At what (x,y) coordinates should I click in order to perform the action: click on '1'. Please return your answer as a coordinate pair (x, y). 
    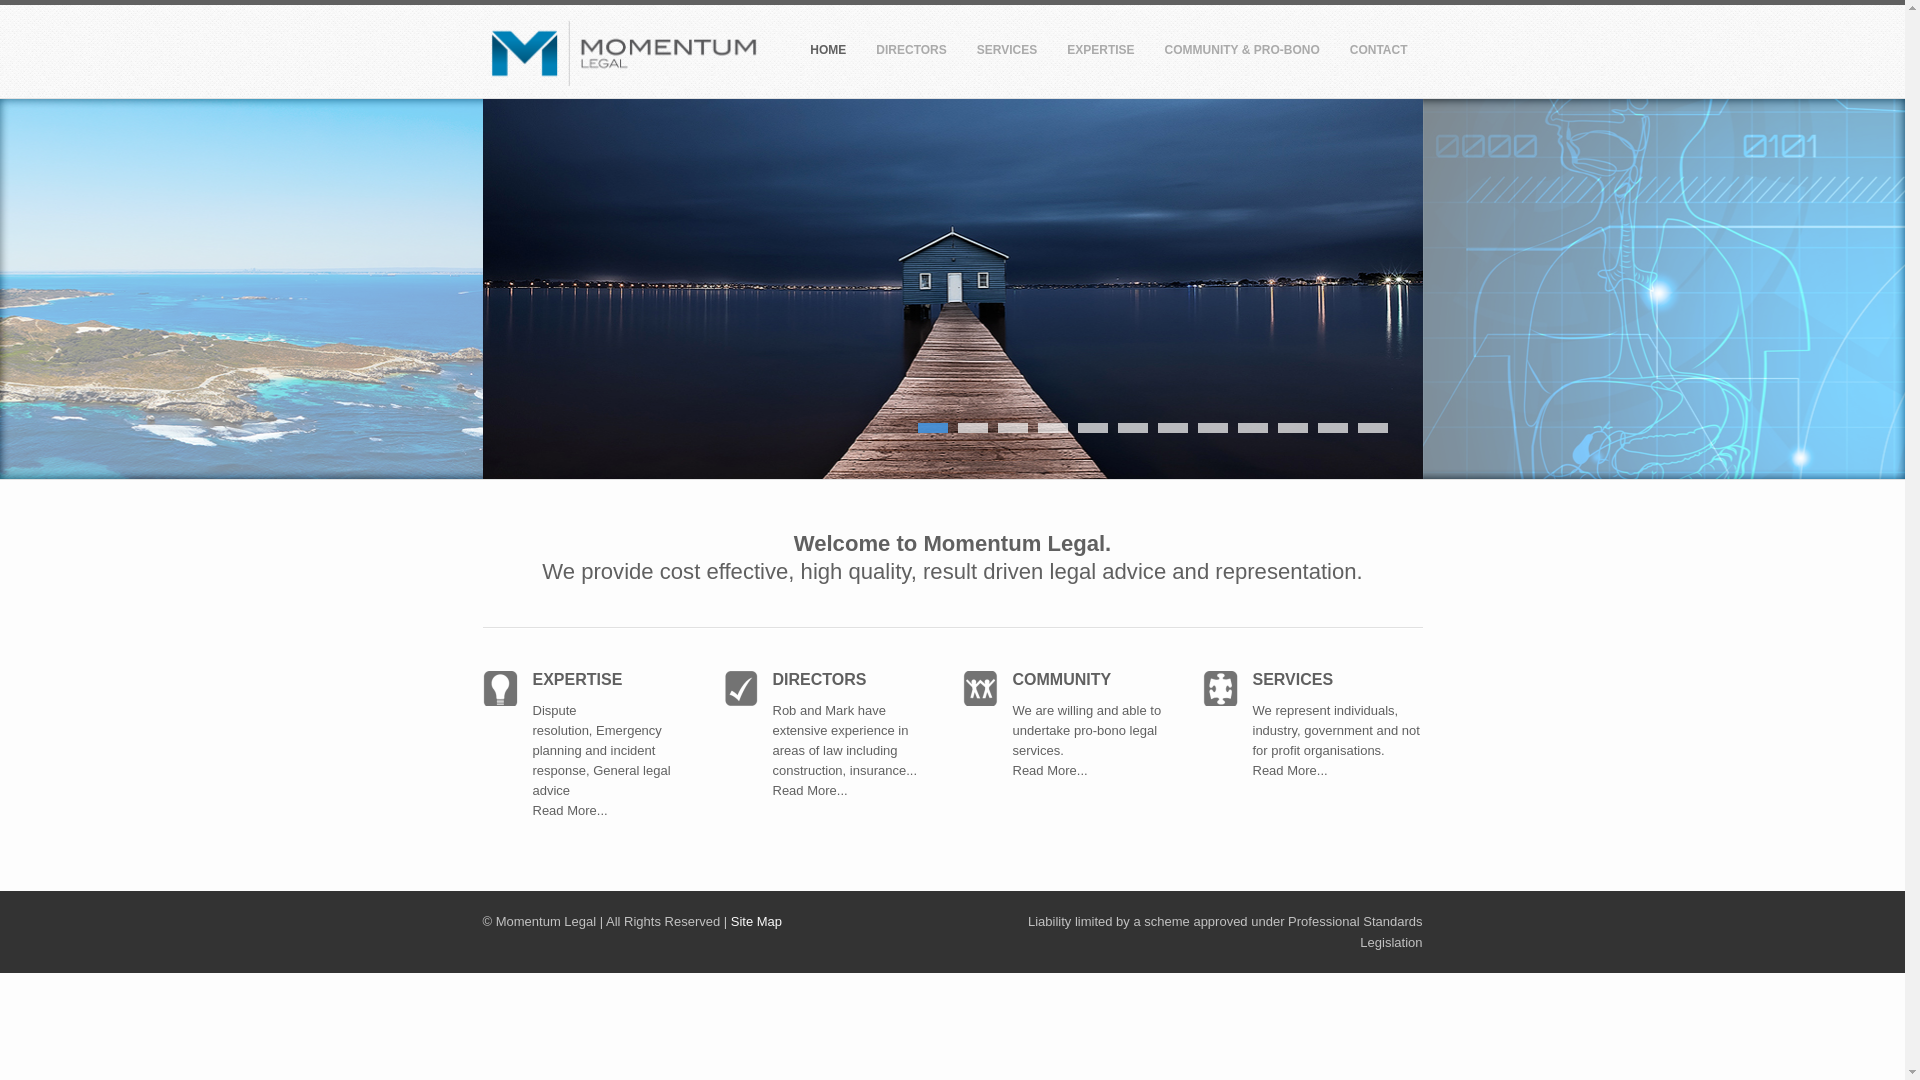
    Looking at the image, I should click on (931, 427).